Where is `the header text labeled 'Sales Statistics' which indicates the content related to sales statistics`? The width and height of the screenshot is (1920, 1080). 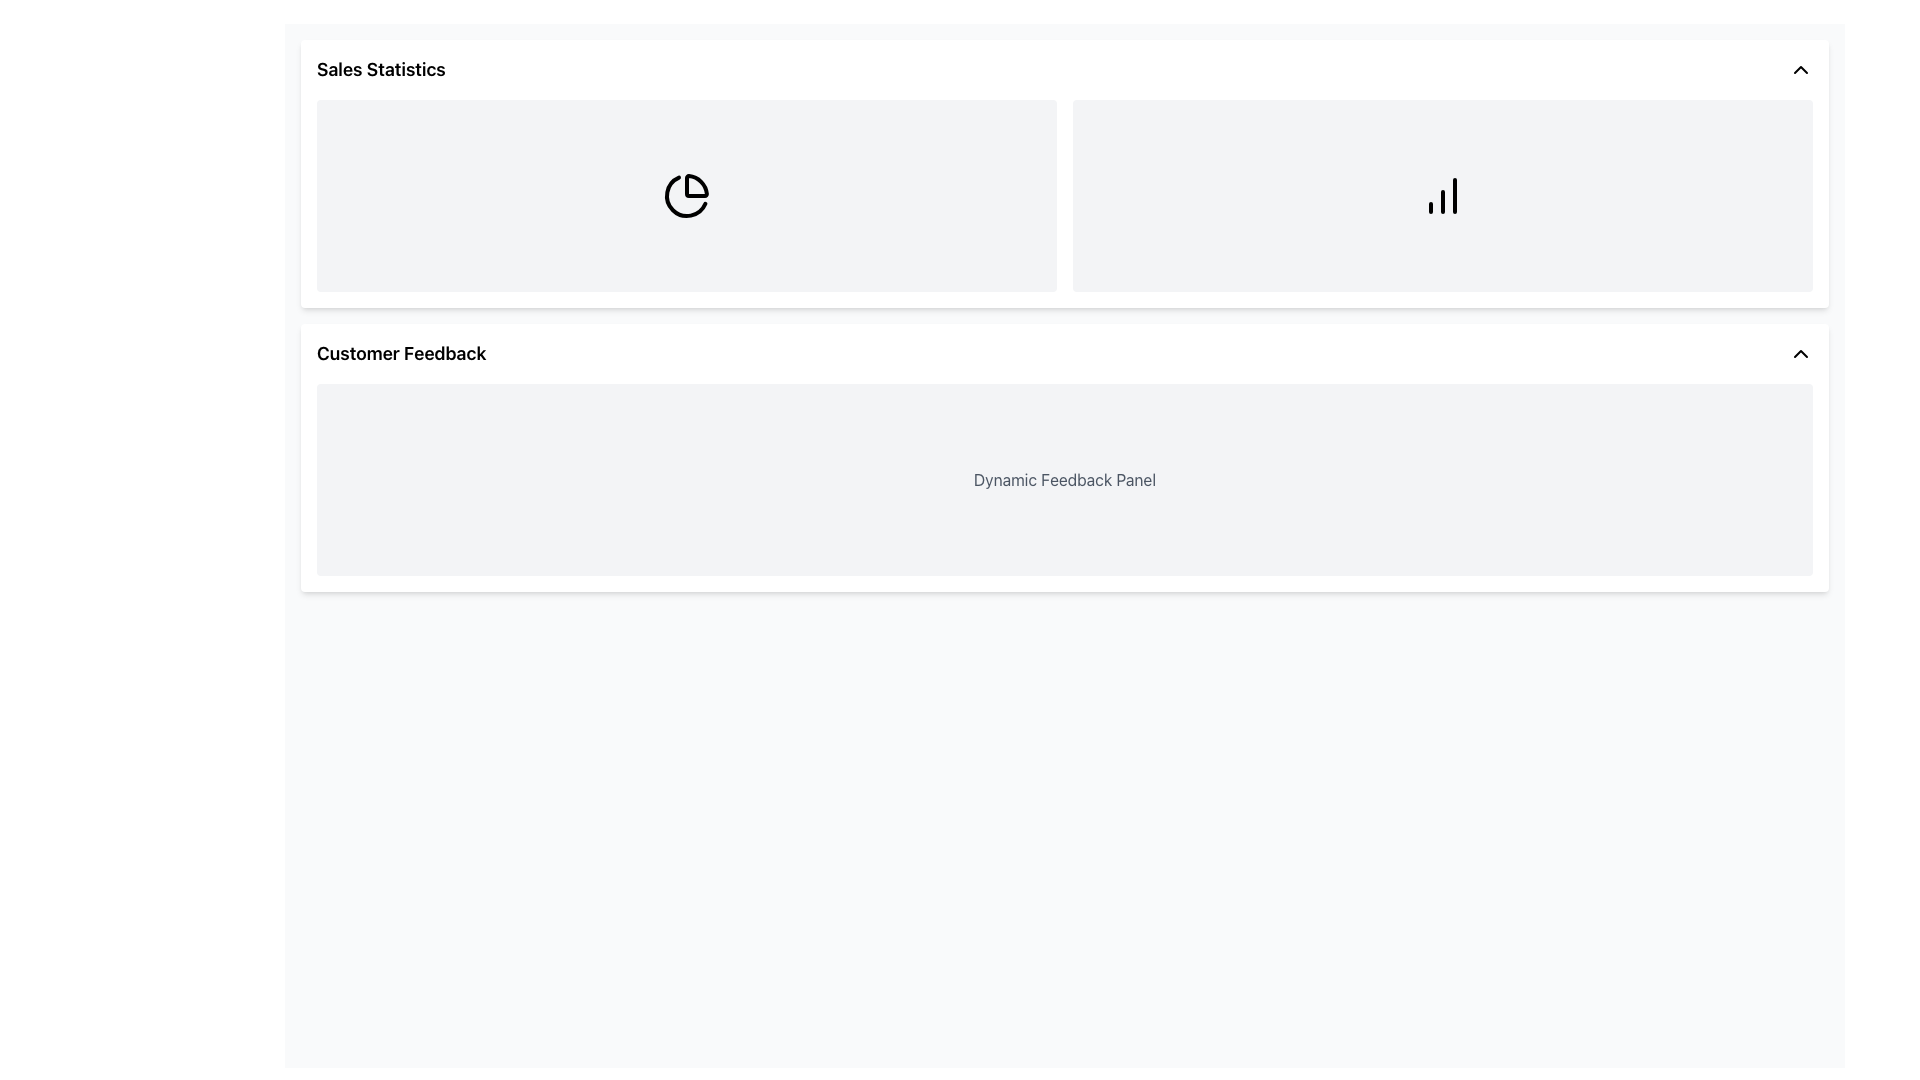 the header text labeled 'Sales Statistics' which indicates the content related to sales statistics is located at coordinates (381, 68).